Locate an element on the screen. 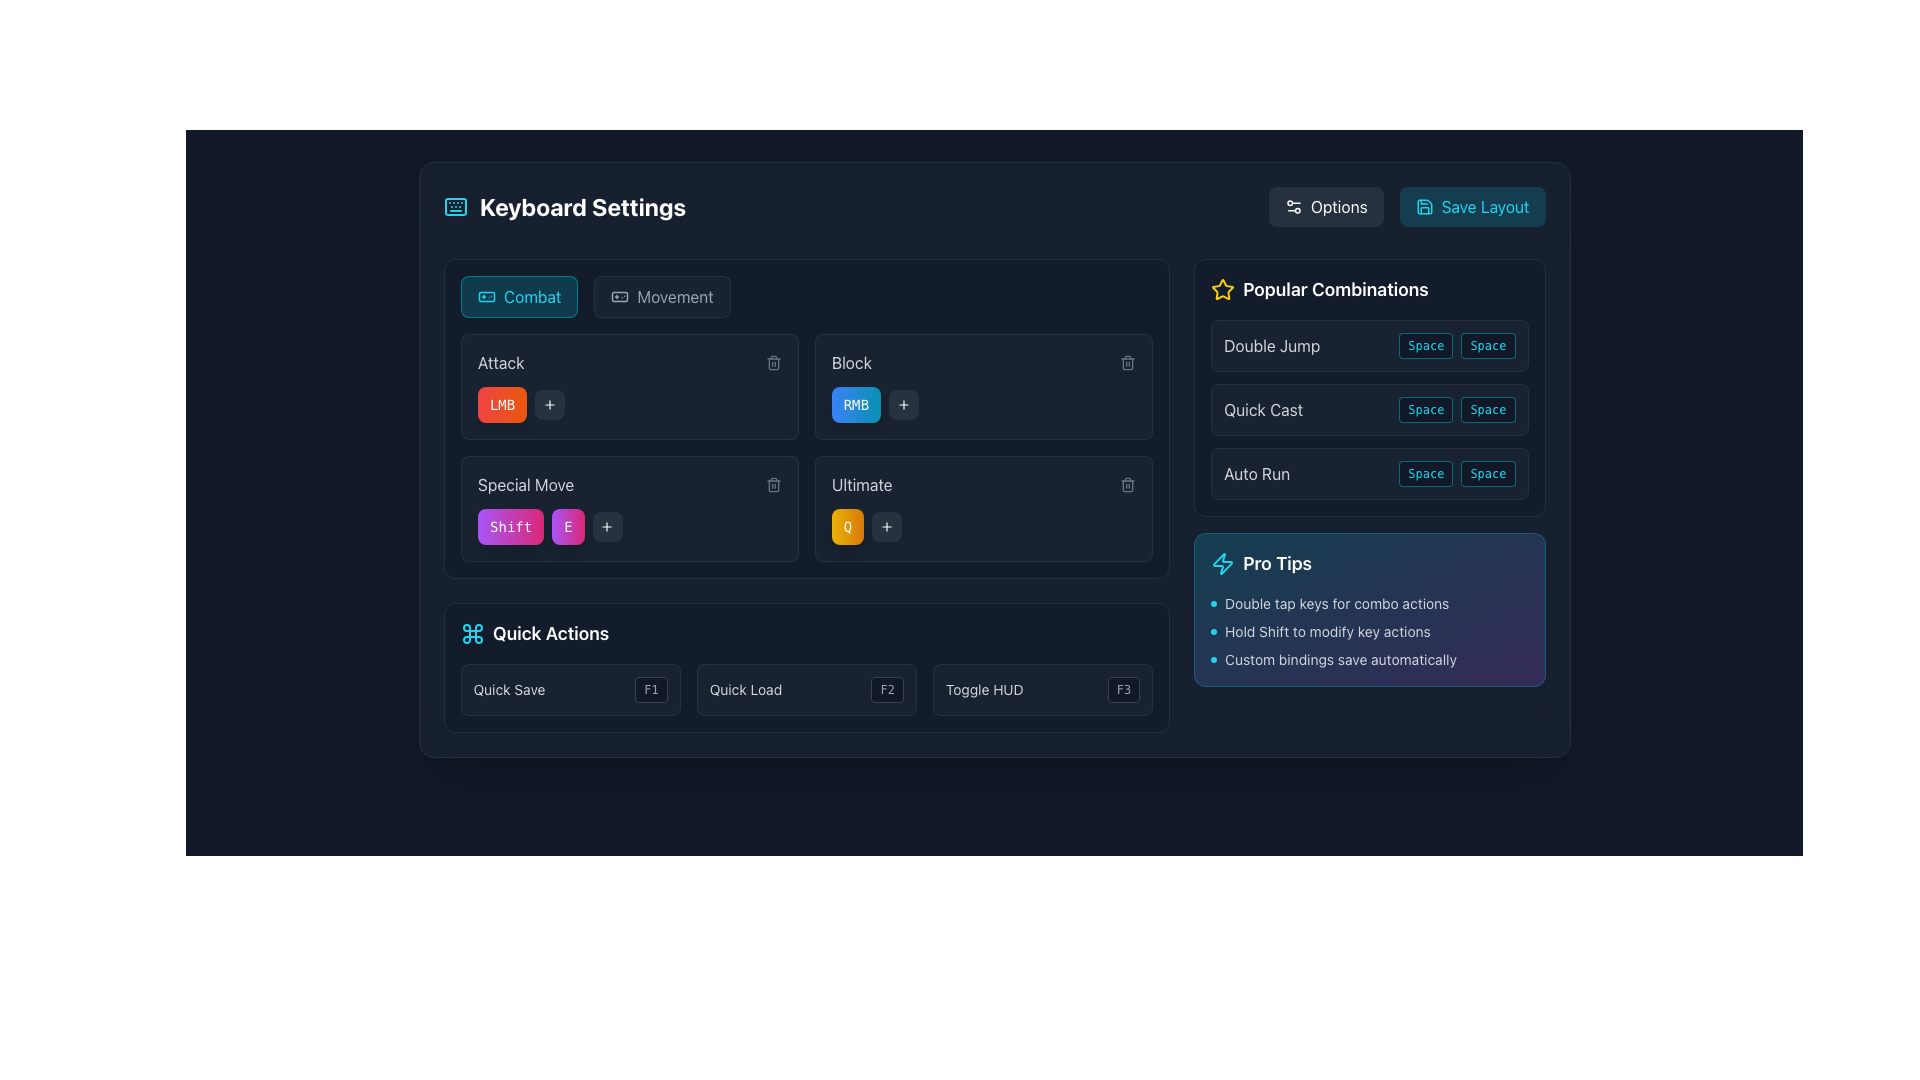 This screenshot has width=1920, height=1080. the small square button with rounded corners and a dark background, featuring a centered '+' icon, located to the right of the 'RMB' button in the 'Block' section under the 'Combat' category to observe tooltip or visual feedback is located at coordinates (903, 405).